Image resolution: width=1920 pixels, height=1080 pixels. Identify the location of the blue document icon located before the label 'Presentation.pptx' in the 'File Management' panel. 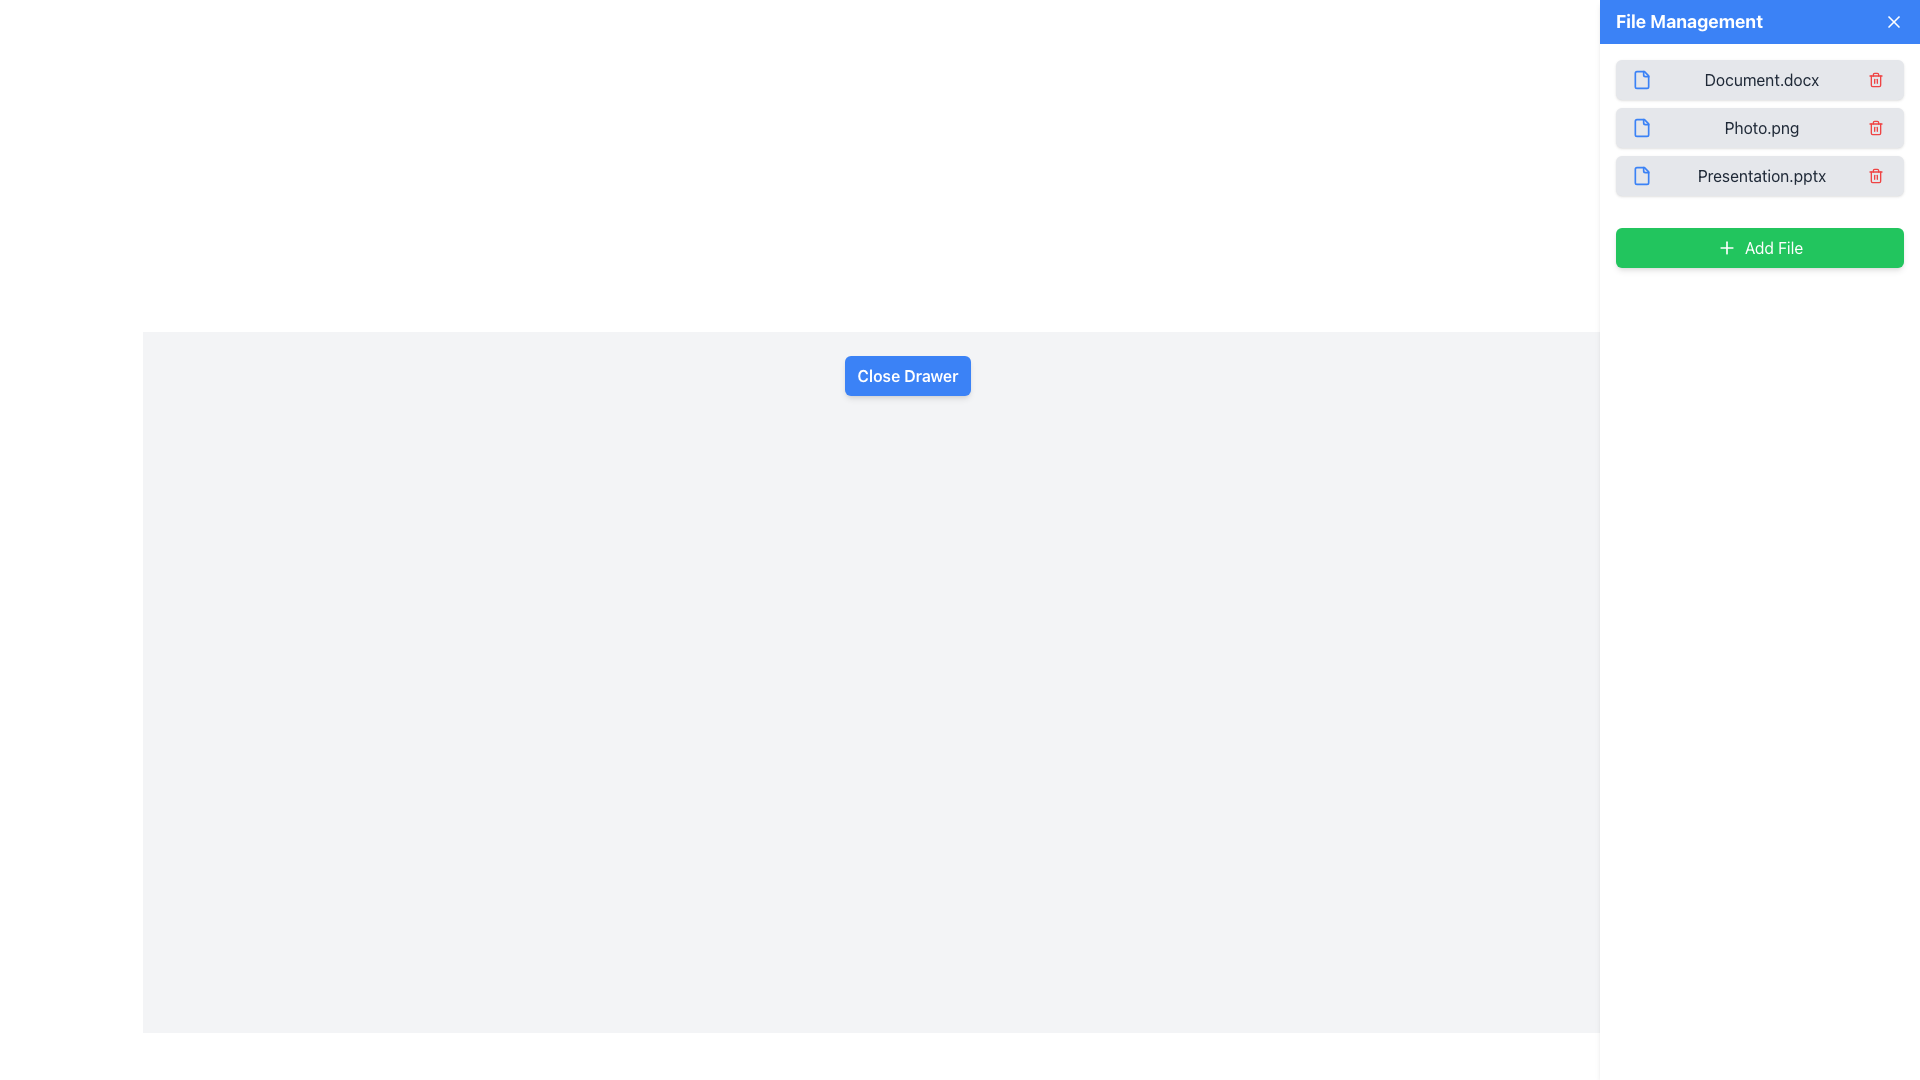
(1641, 175).